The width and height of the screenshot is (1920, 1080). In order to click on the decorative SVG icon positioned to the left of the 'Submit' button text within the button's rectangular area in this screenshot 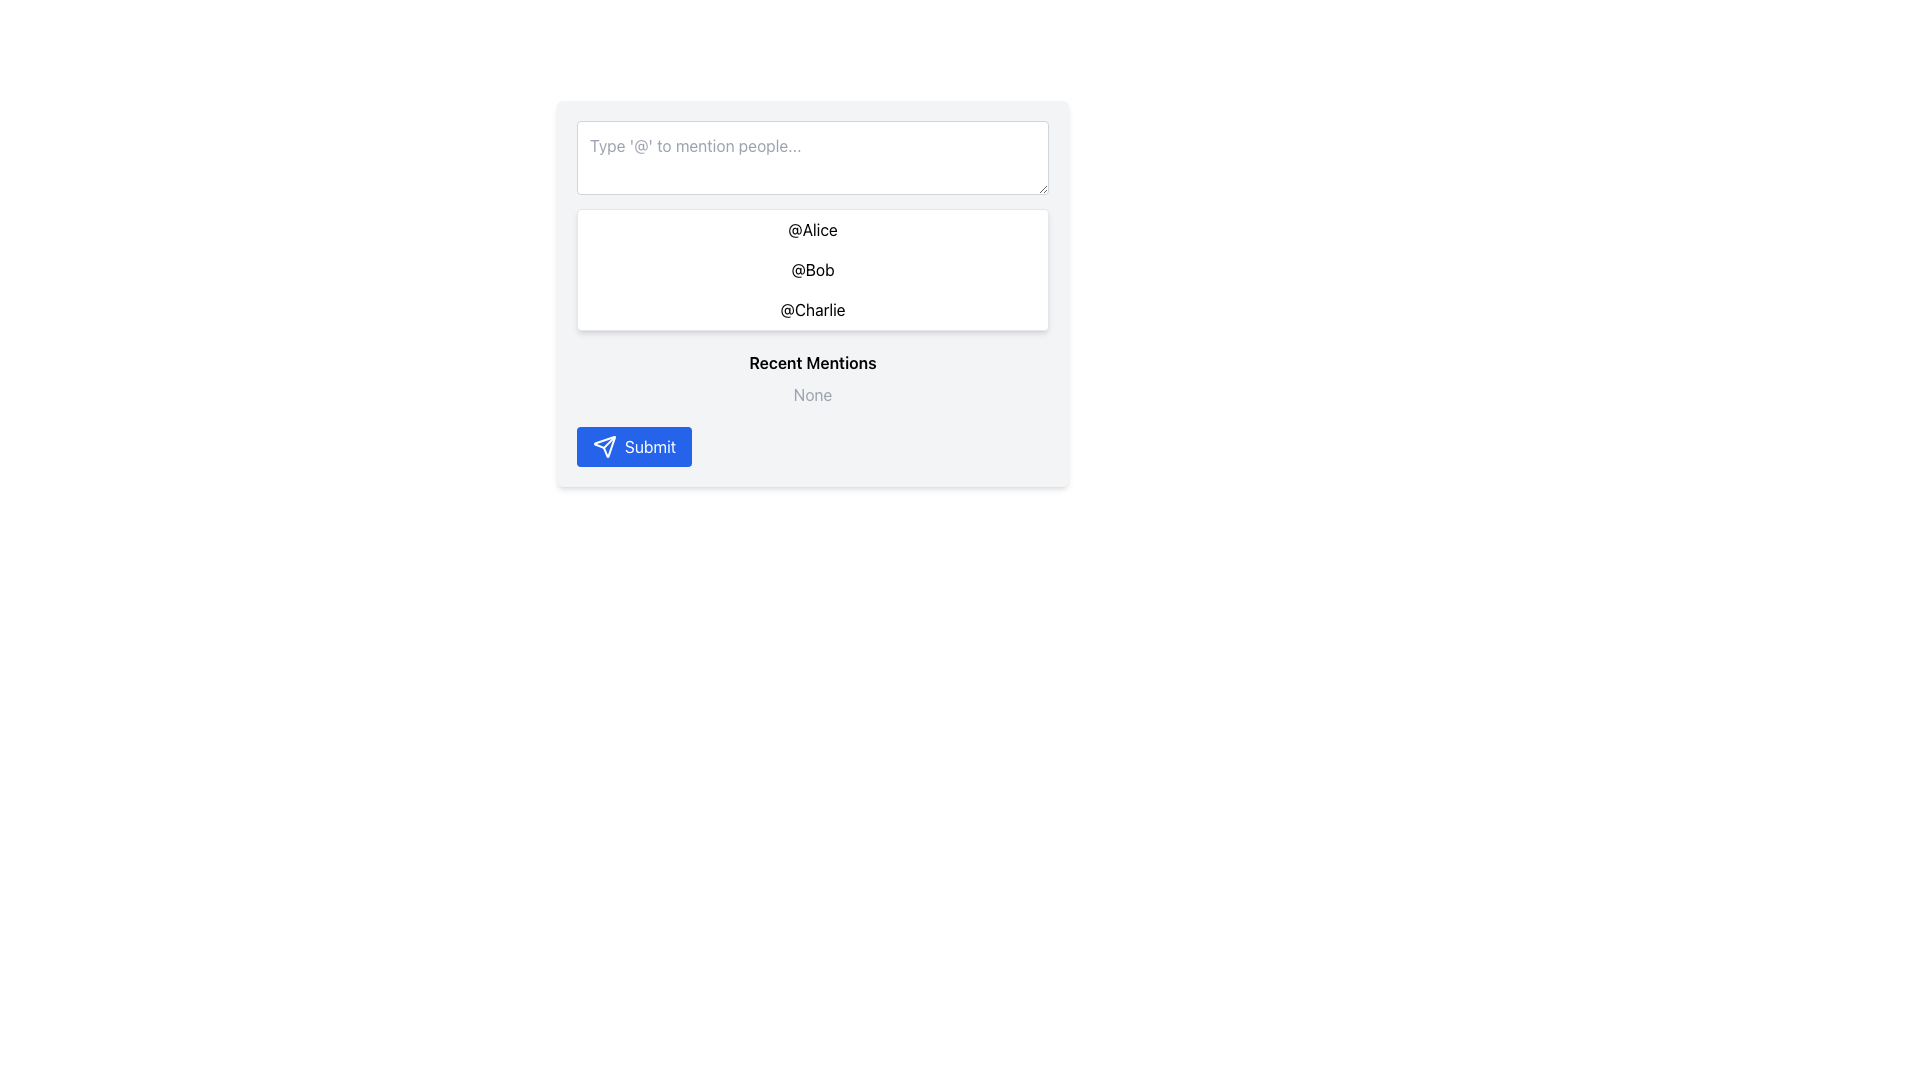, I will do `click(603, 446)`.